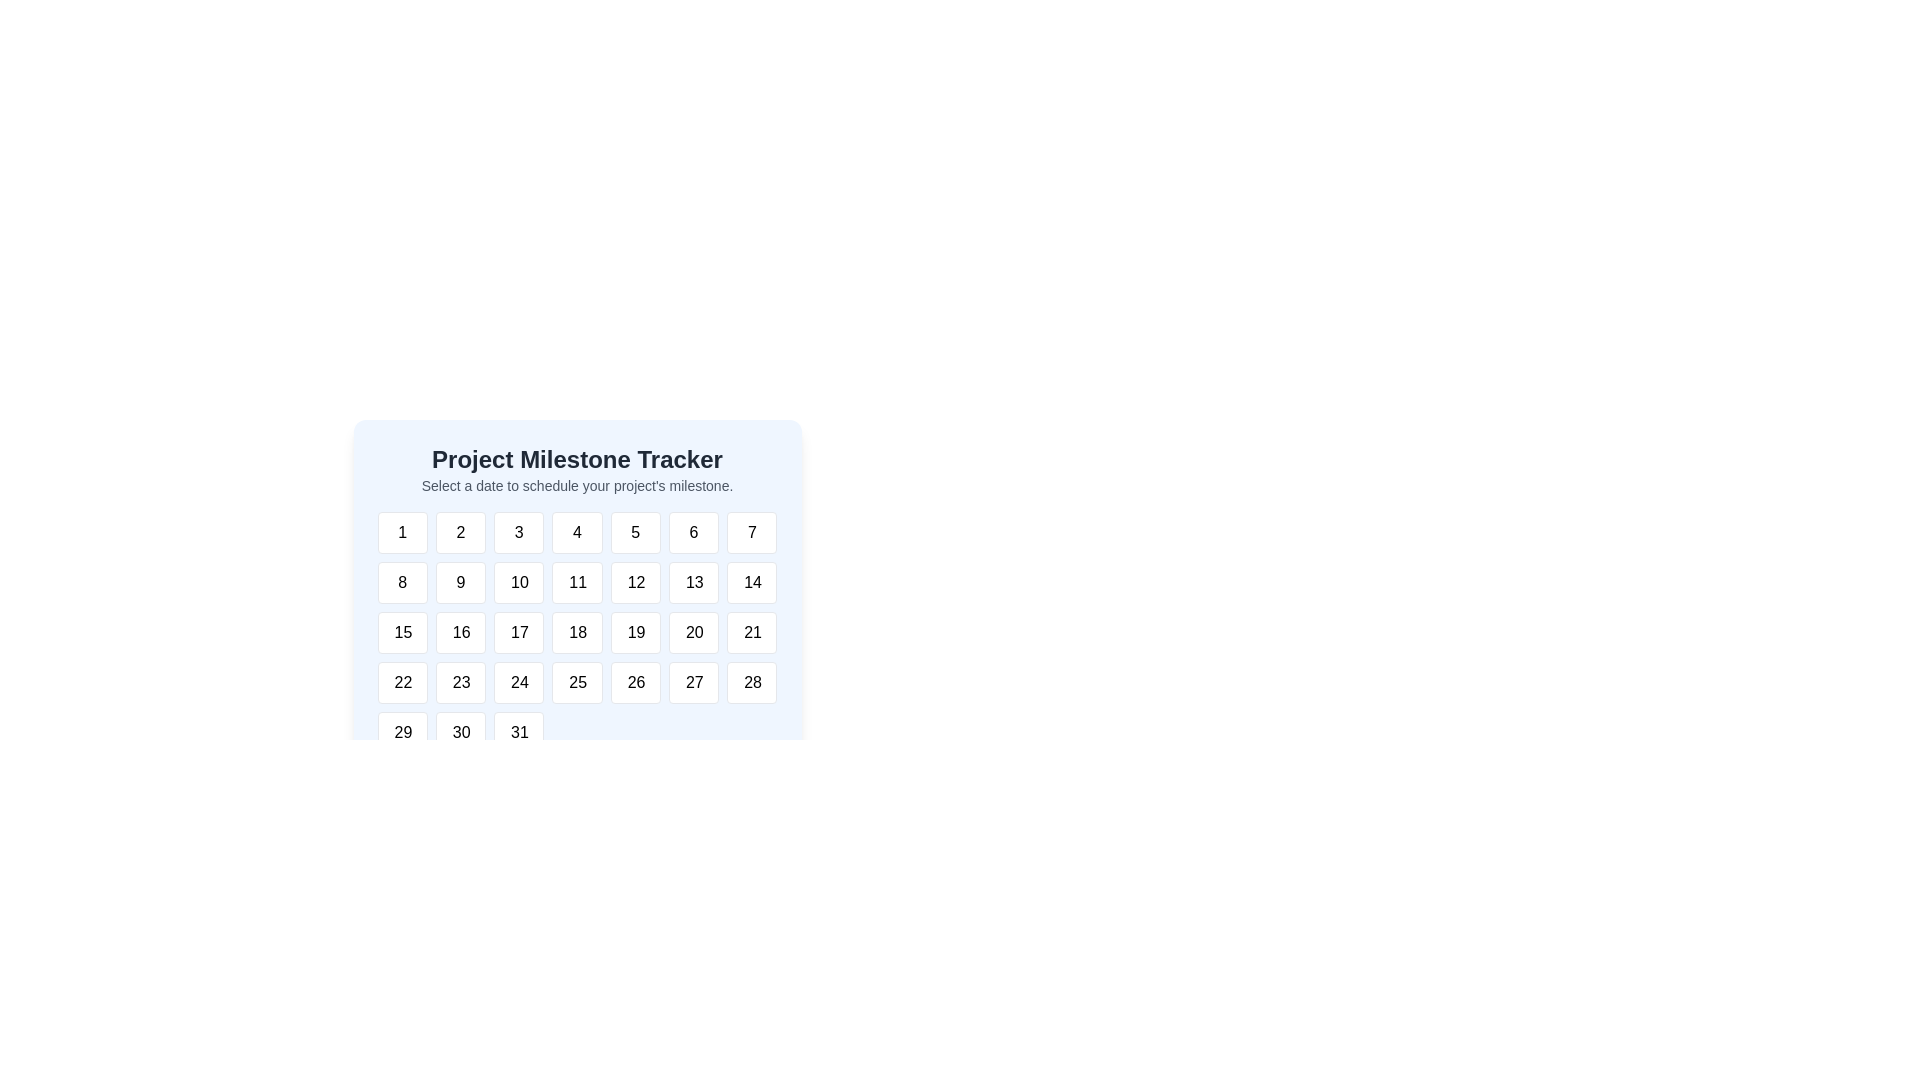  I want to click on the selectable day button in the calendar interface, so click(519, 681).